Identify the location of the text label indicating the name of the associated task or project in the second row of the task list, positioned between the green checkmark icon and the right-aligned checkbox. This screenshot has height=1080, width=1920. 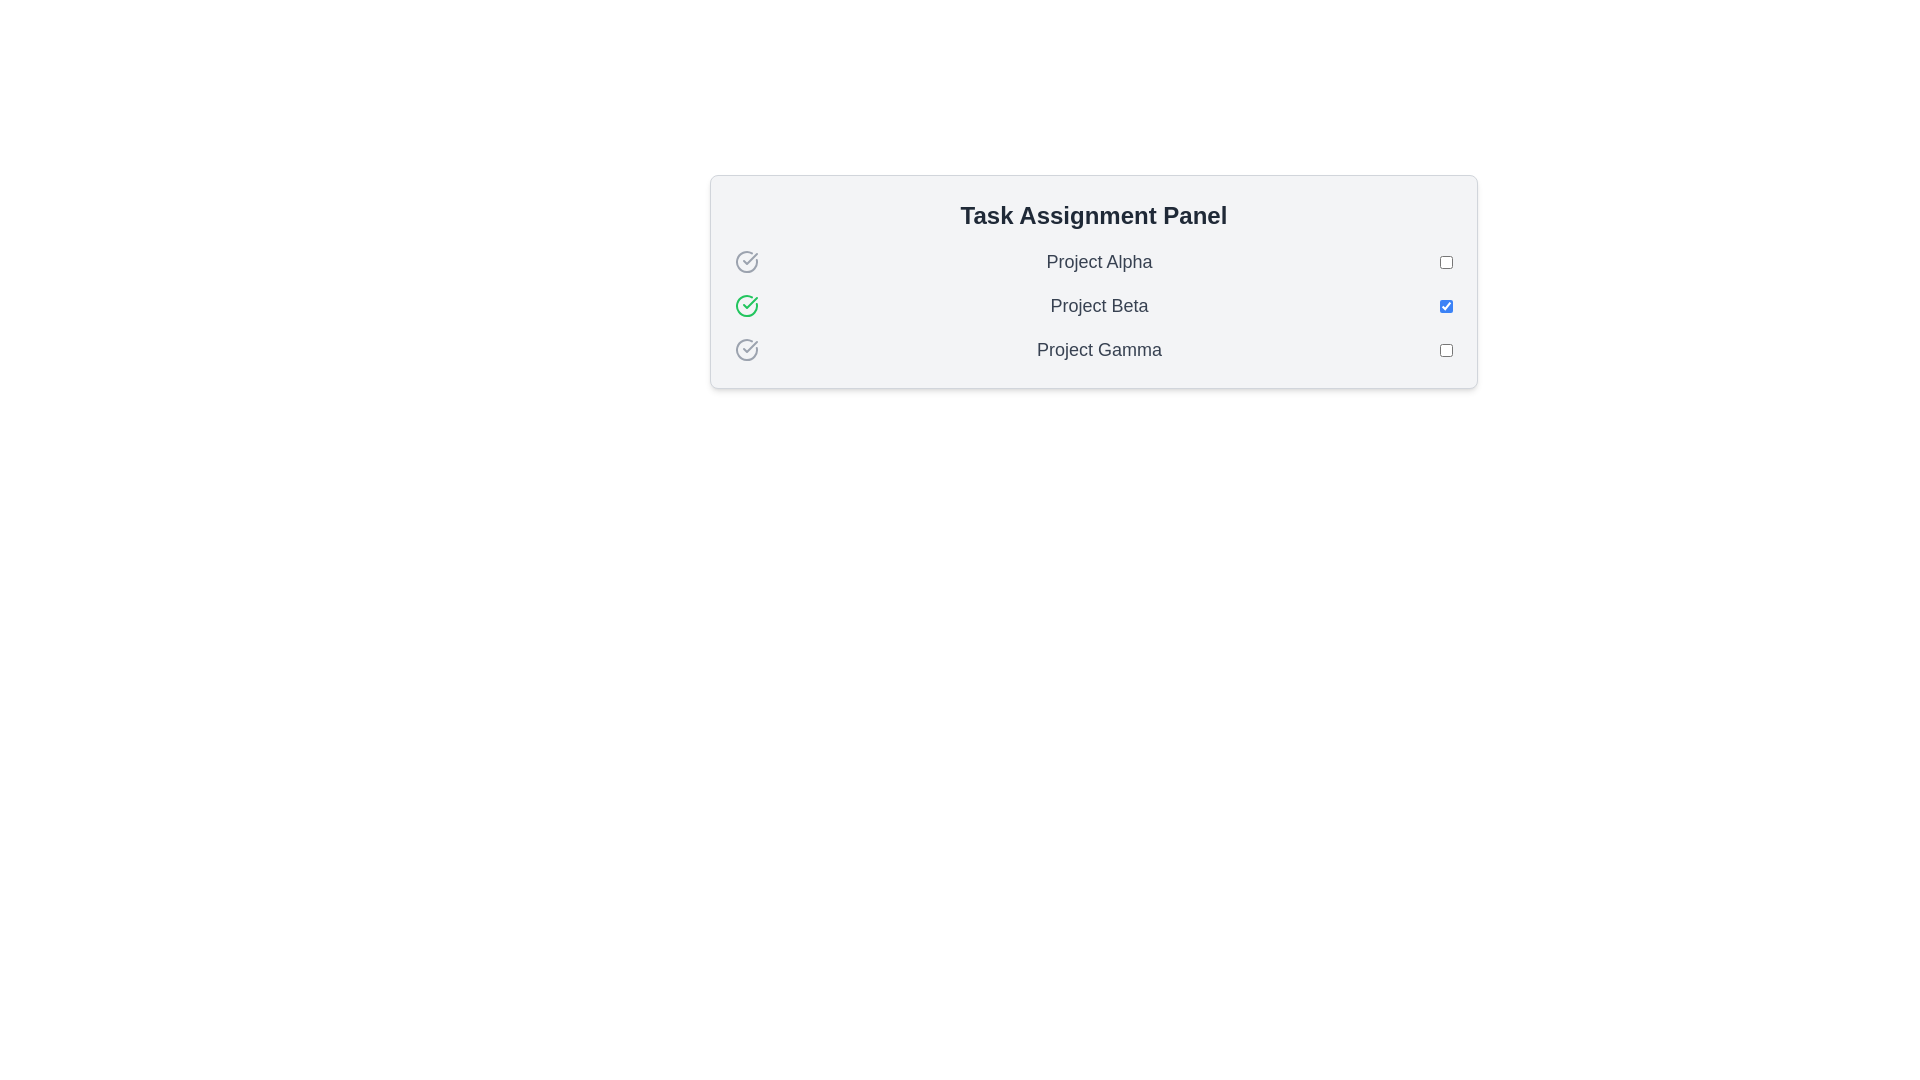
(1098, 305).